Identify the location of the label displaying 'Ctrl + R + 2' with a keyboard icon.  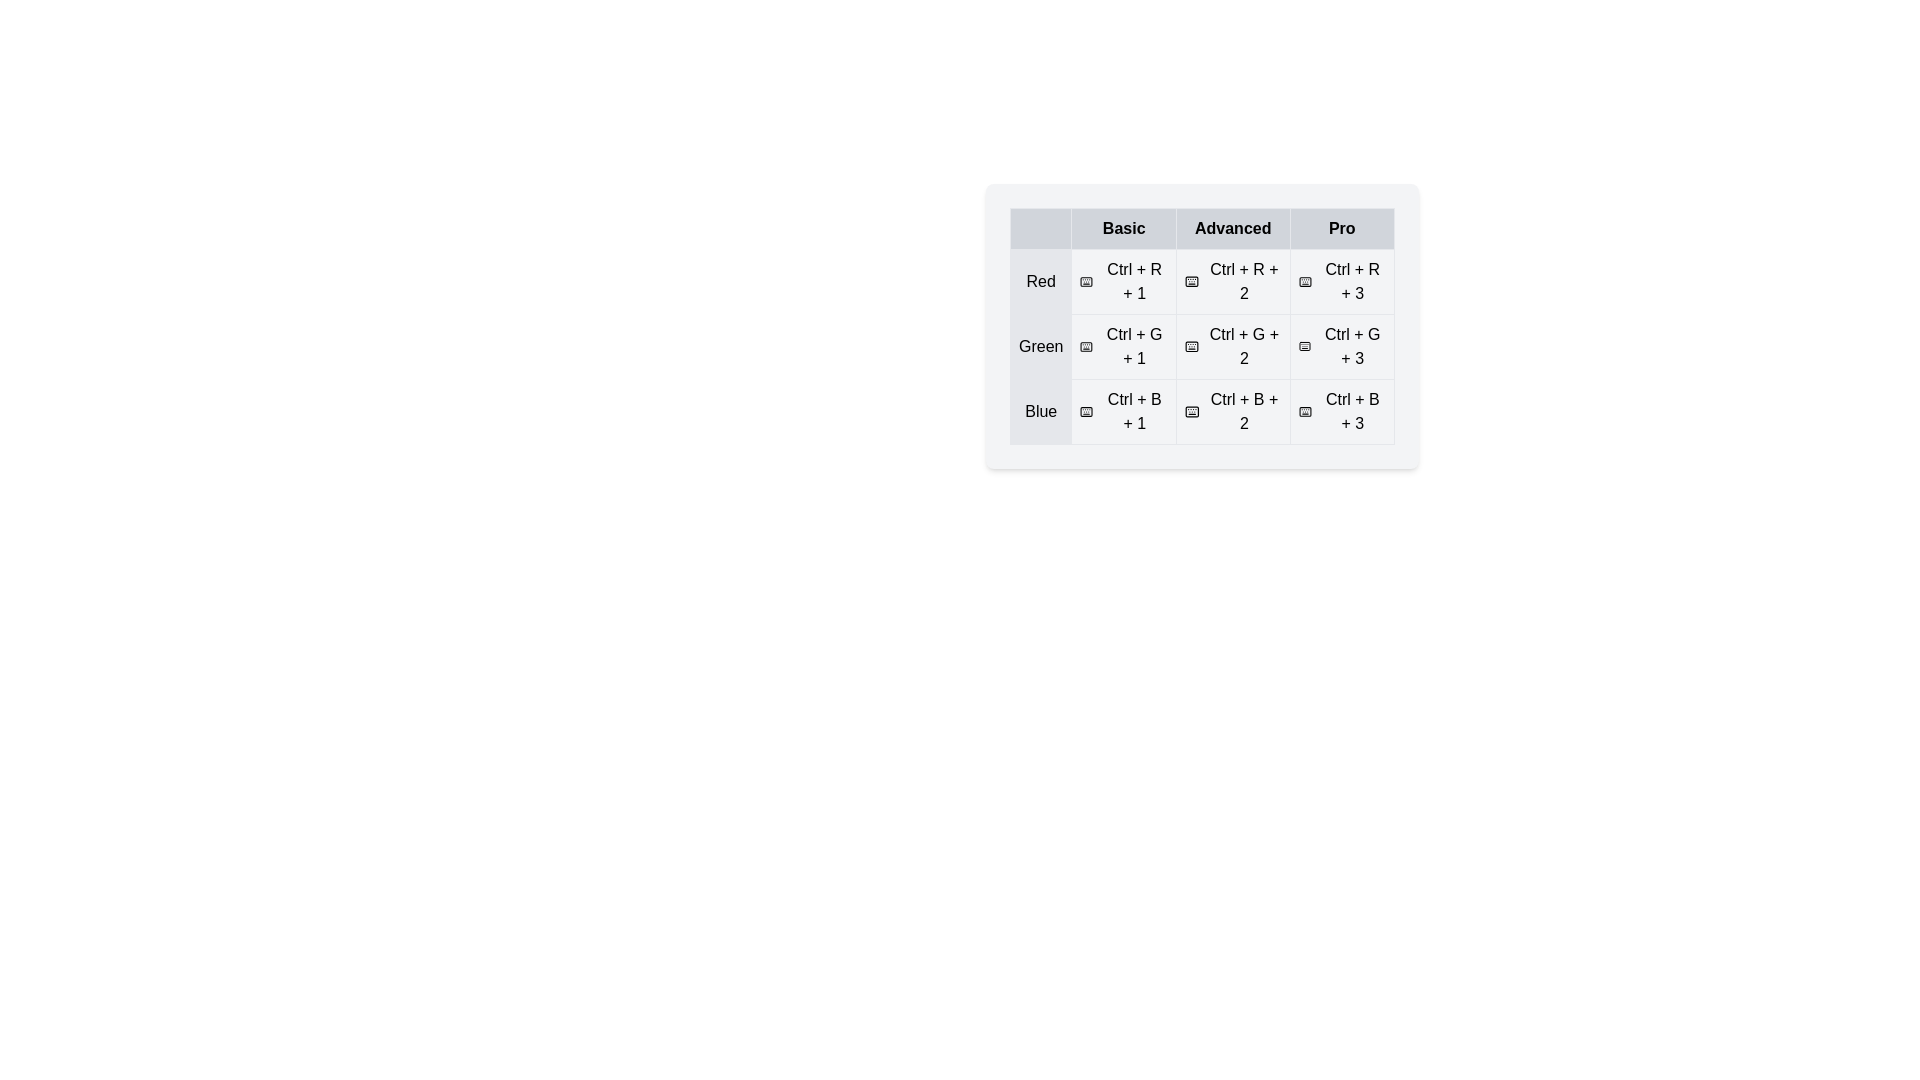
(1232, 281).